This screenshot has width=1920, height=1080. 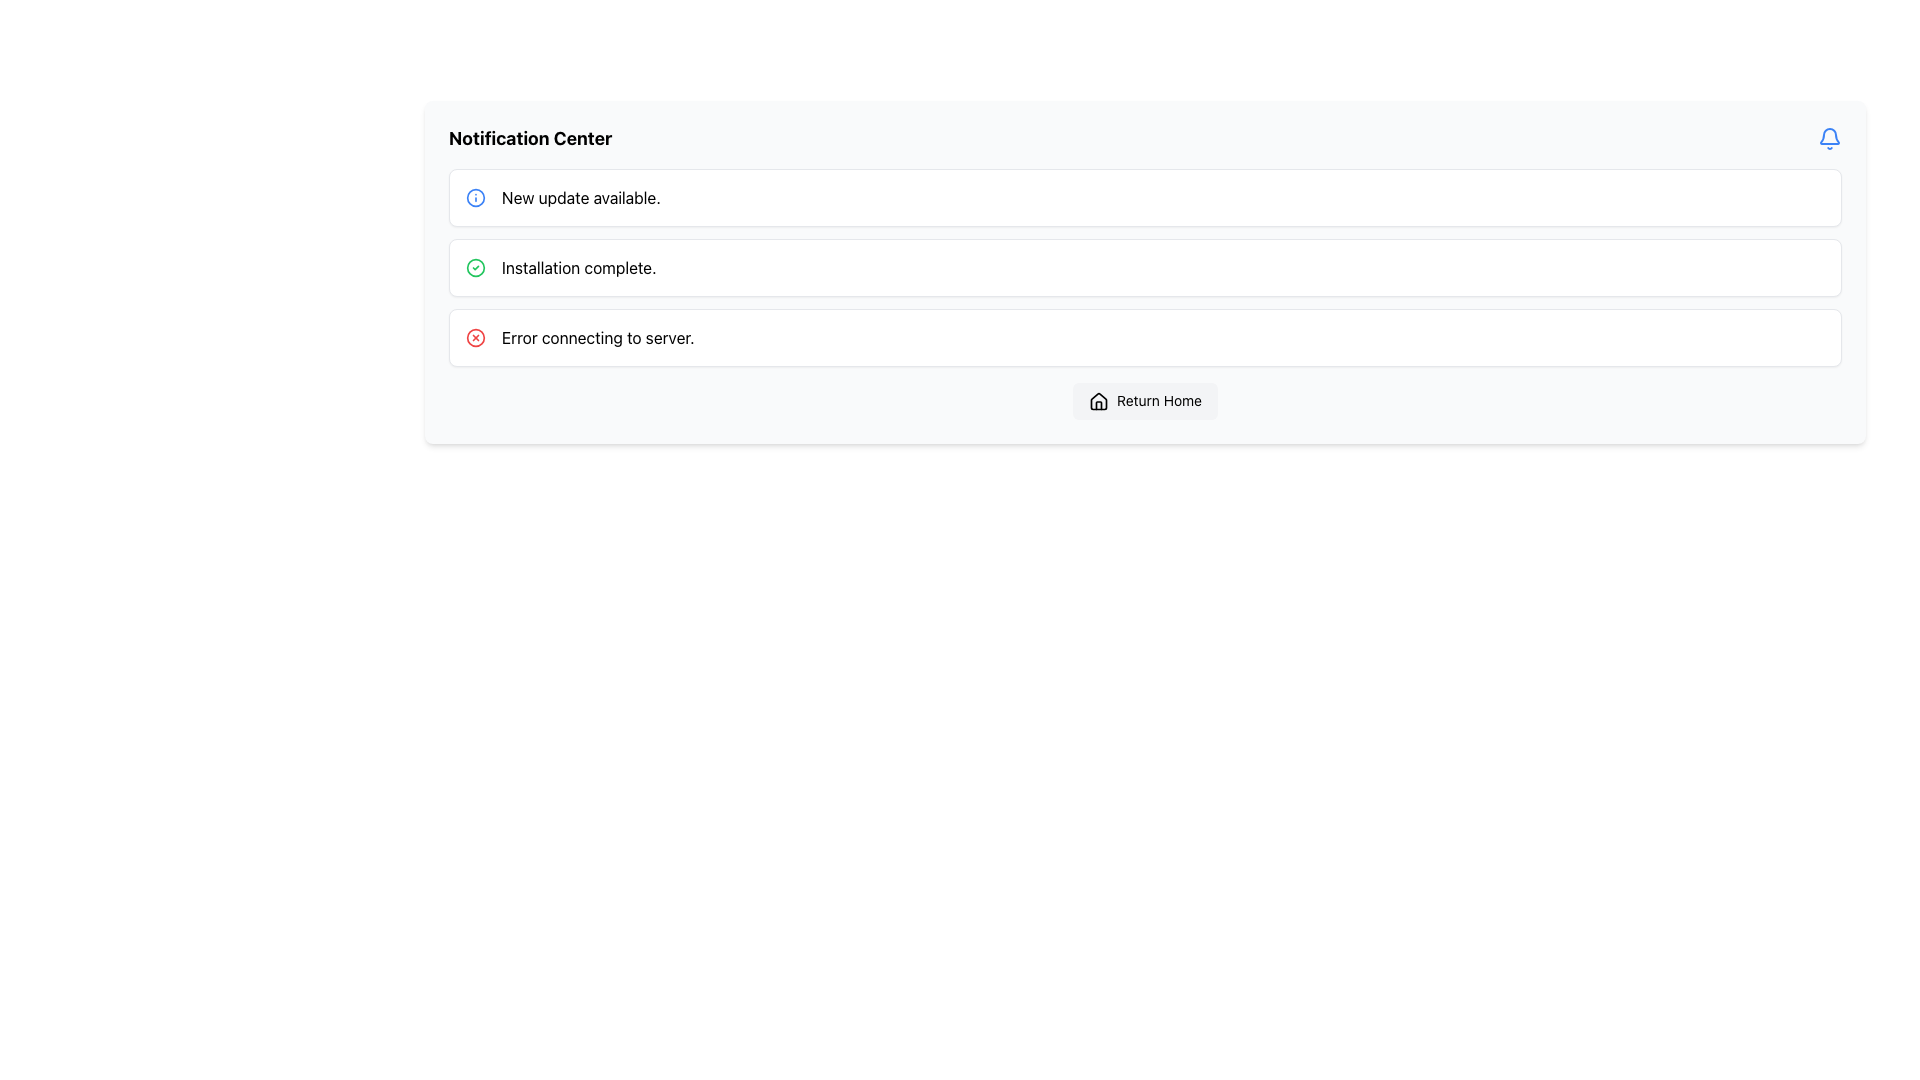 What do you see at coordinates (474, 266) in the screenshot?
I see `the small green checkmark icon within a green circle, which indicates a successful action, located in the second entry of the notification list stating 'Installation complete.'` at bounding box center [474, 266].